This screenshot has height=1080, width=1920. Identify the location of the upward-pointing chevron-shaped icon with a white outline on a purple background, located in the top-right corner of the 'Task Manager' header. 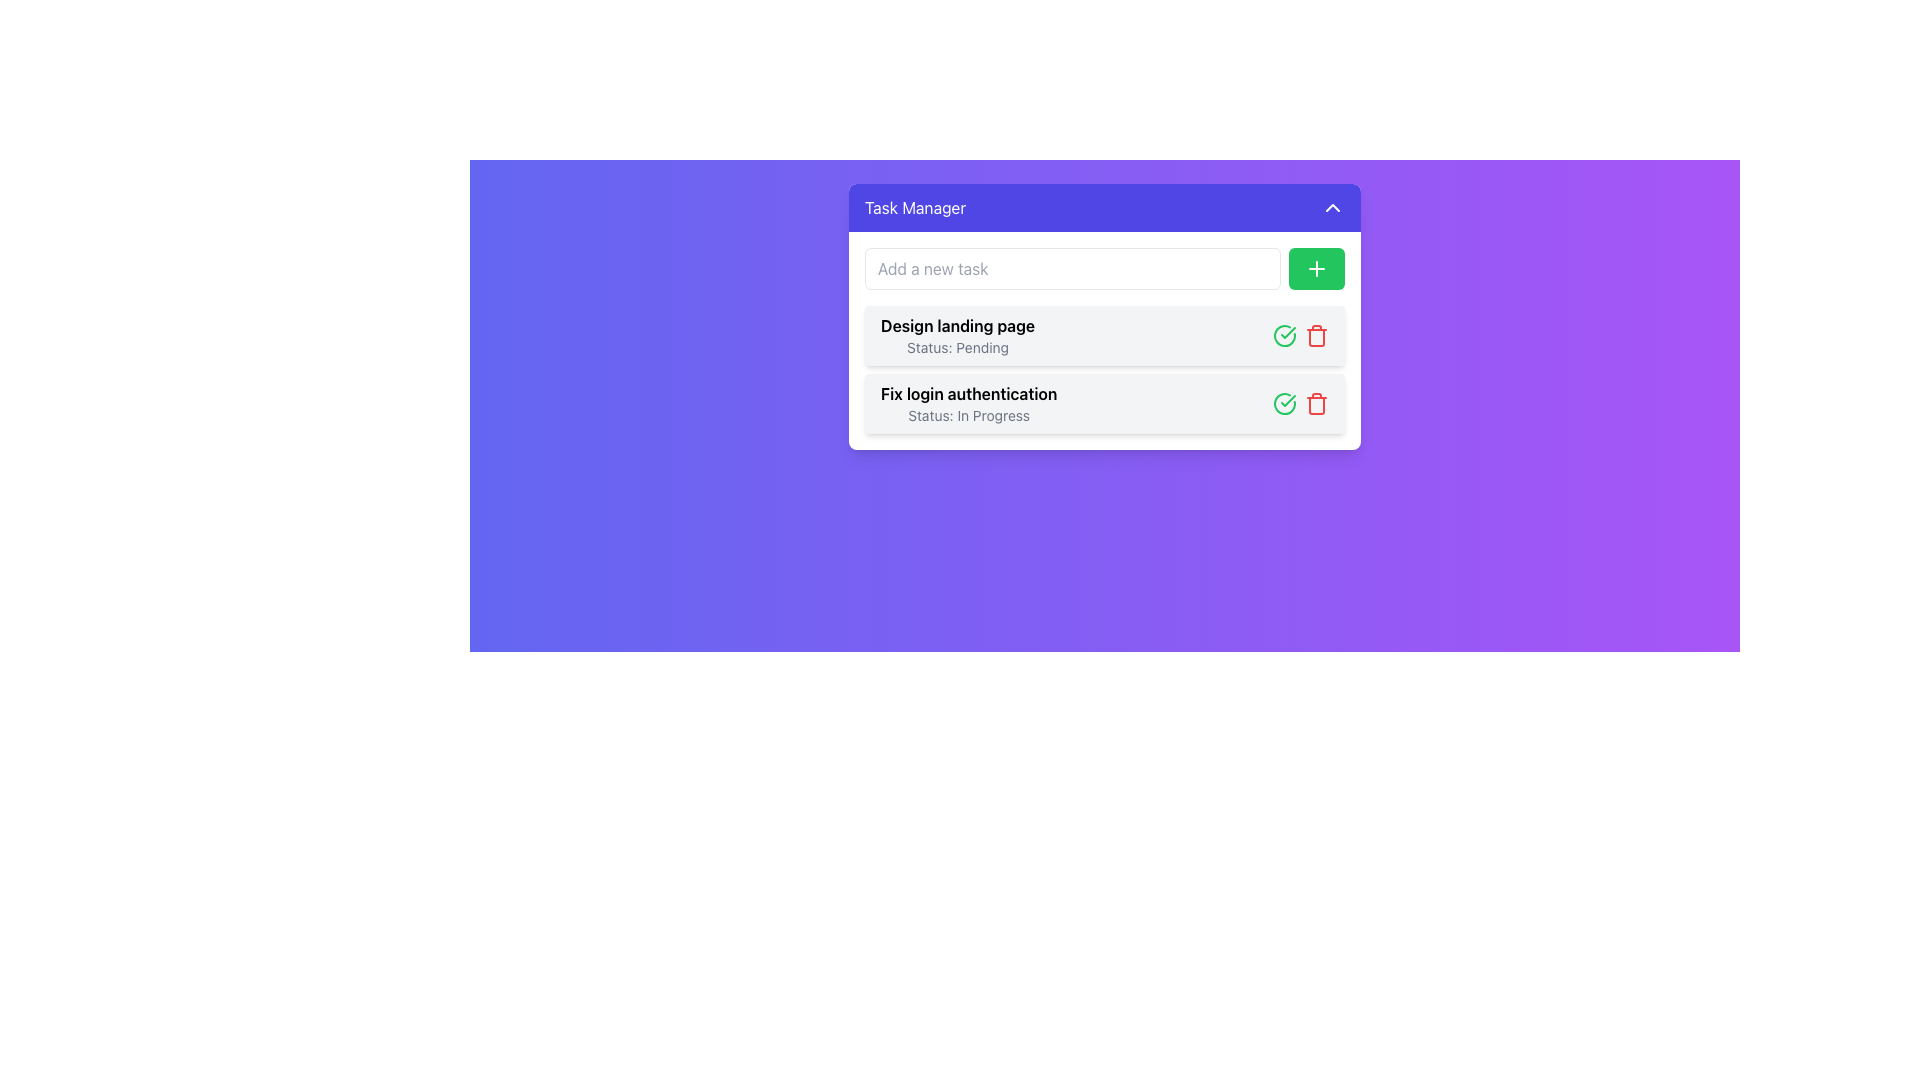
(1333, 208).